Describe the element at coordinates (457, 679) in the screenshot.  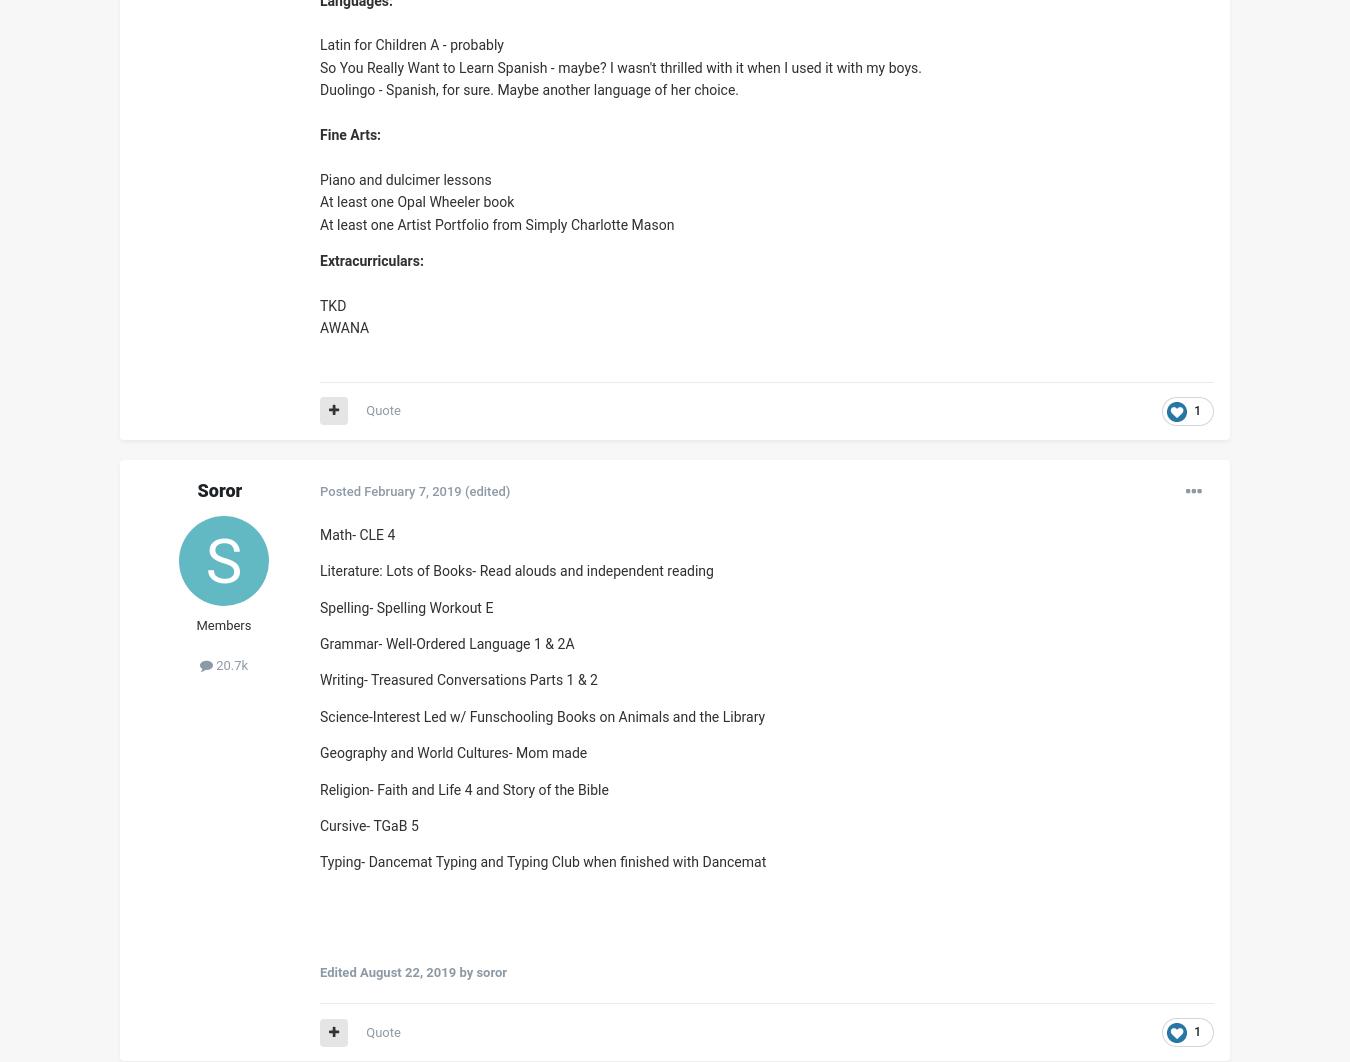
I see `'Writing- Treasured Conversations Parts 1 & 2'` at that location.